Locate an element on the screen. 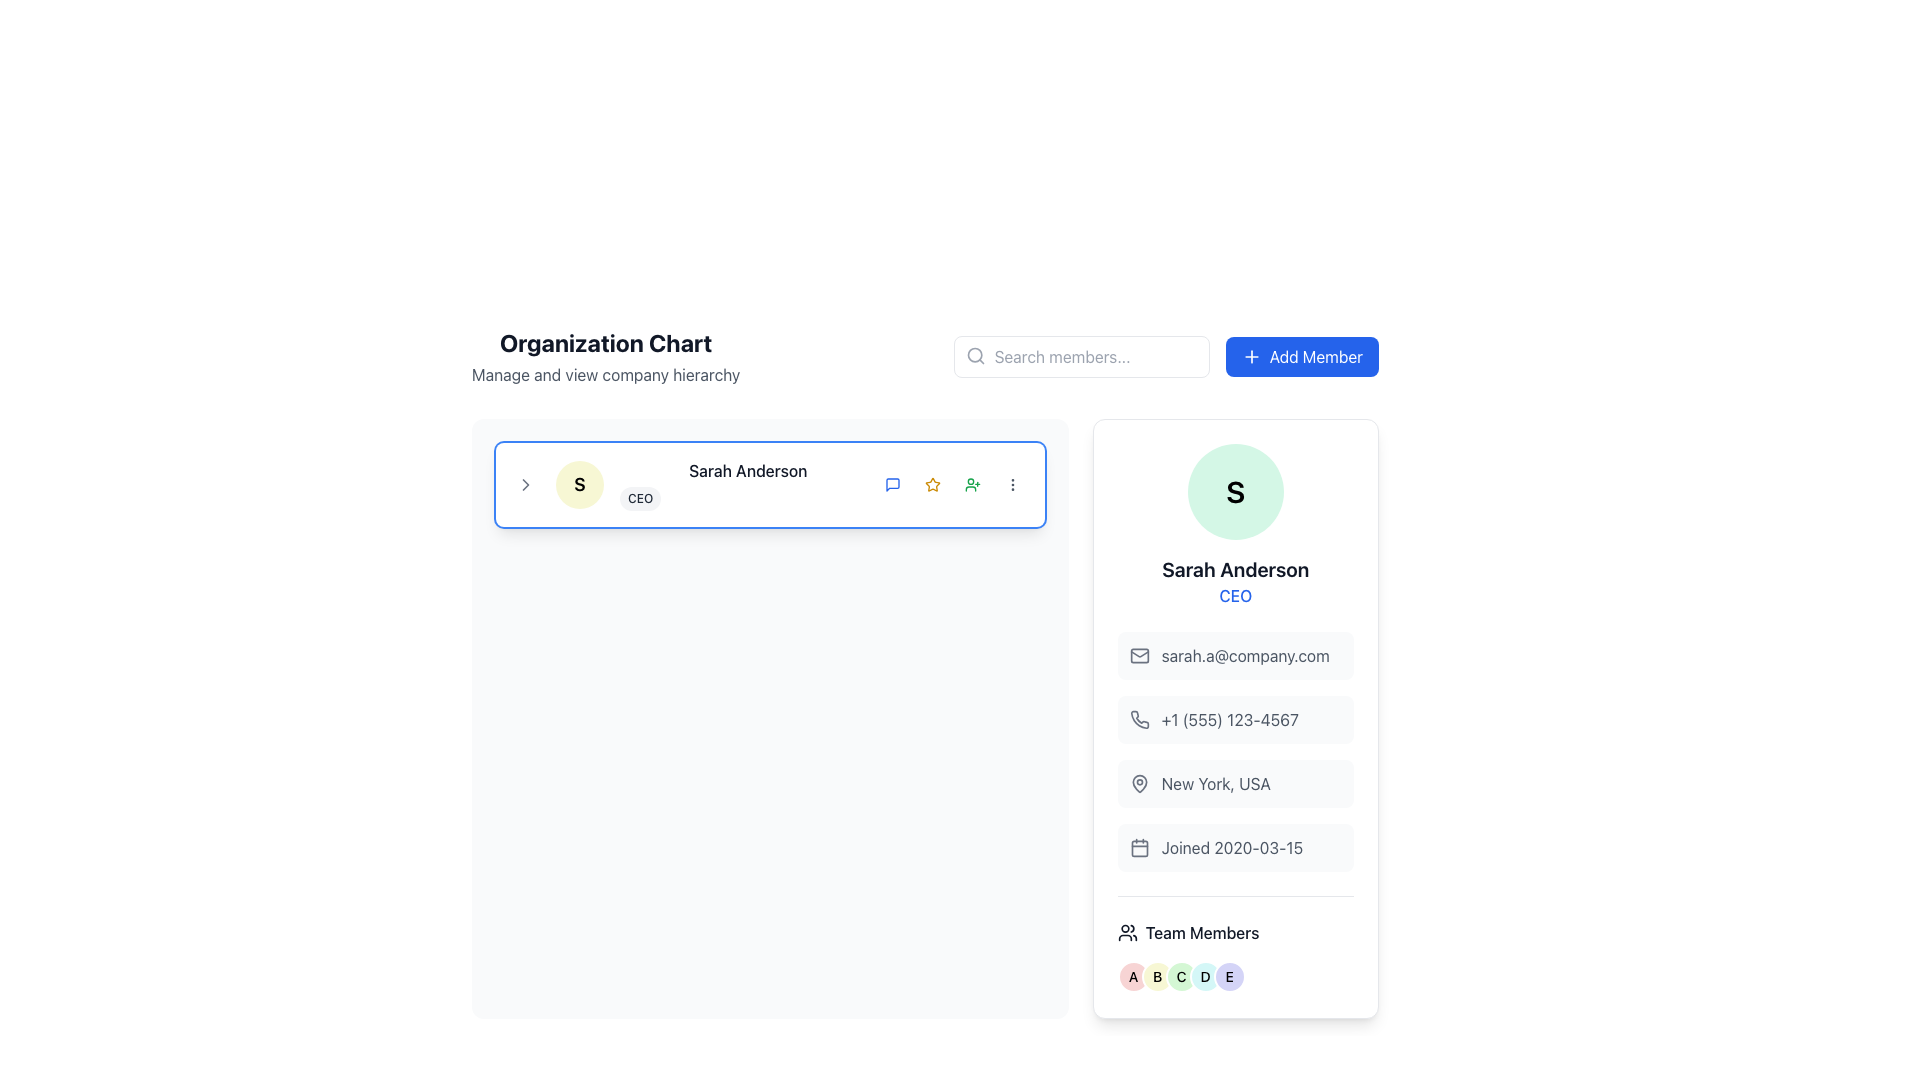 The image size is (1920, 1080). the small rectangular badge with rounded corners that has a light gray background and dark gray text reading 'CEO', located near Sarah Anderson's name is located at coordinates (640, 497).